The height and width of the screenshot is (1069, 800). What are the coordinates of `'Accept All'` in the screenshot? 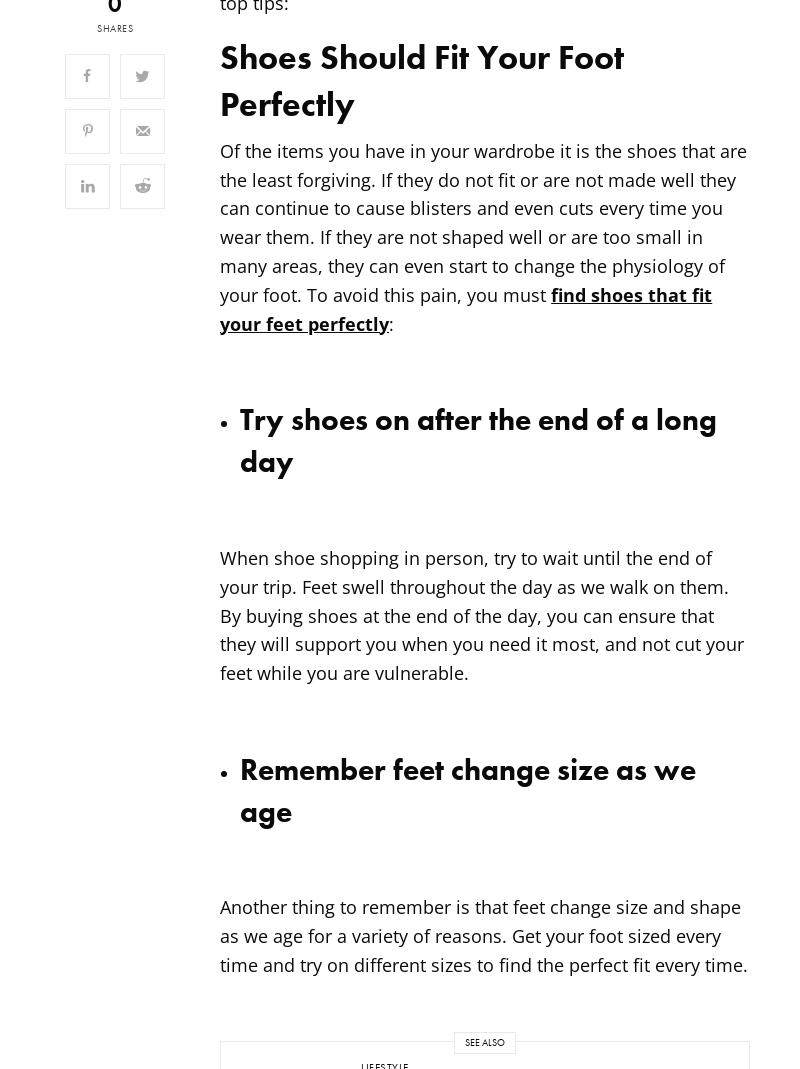 It's located at (307, 929).